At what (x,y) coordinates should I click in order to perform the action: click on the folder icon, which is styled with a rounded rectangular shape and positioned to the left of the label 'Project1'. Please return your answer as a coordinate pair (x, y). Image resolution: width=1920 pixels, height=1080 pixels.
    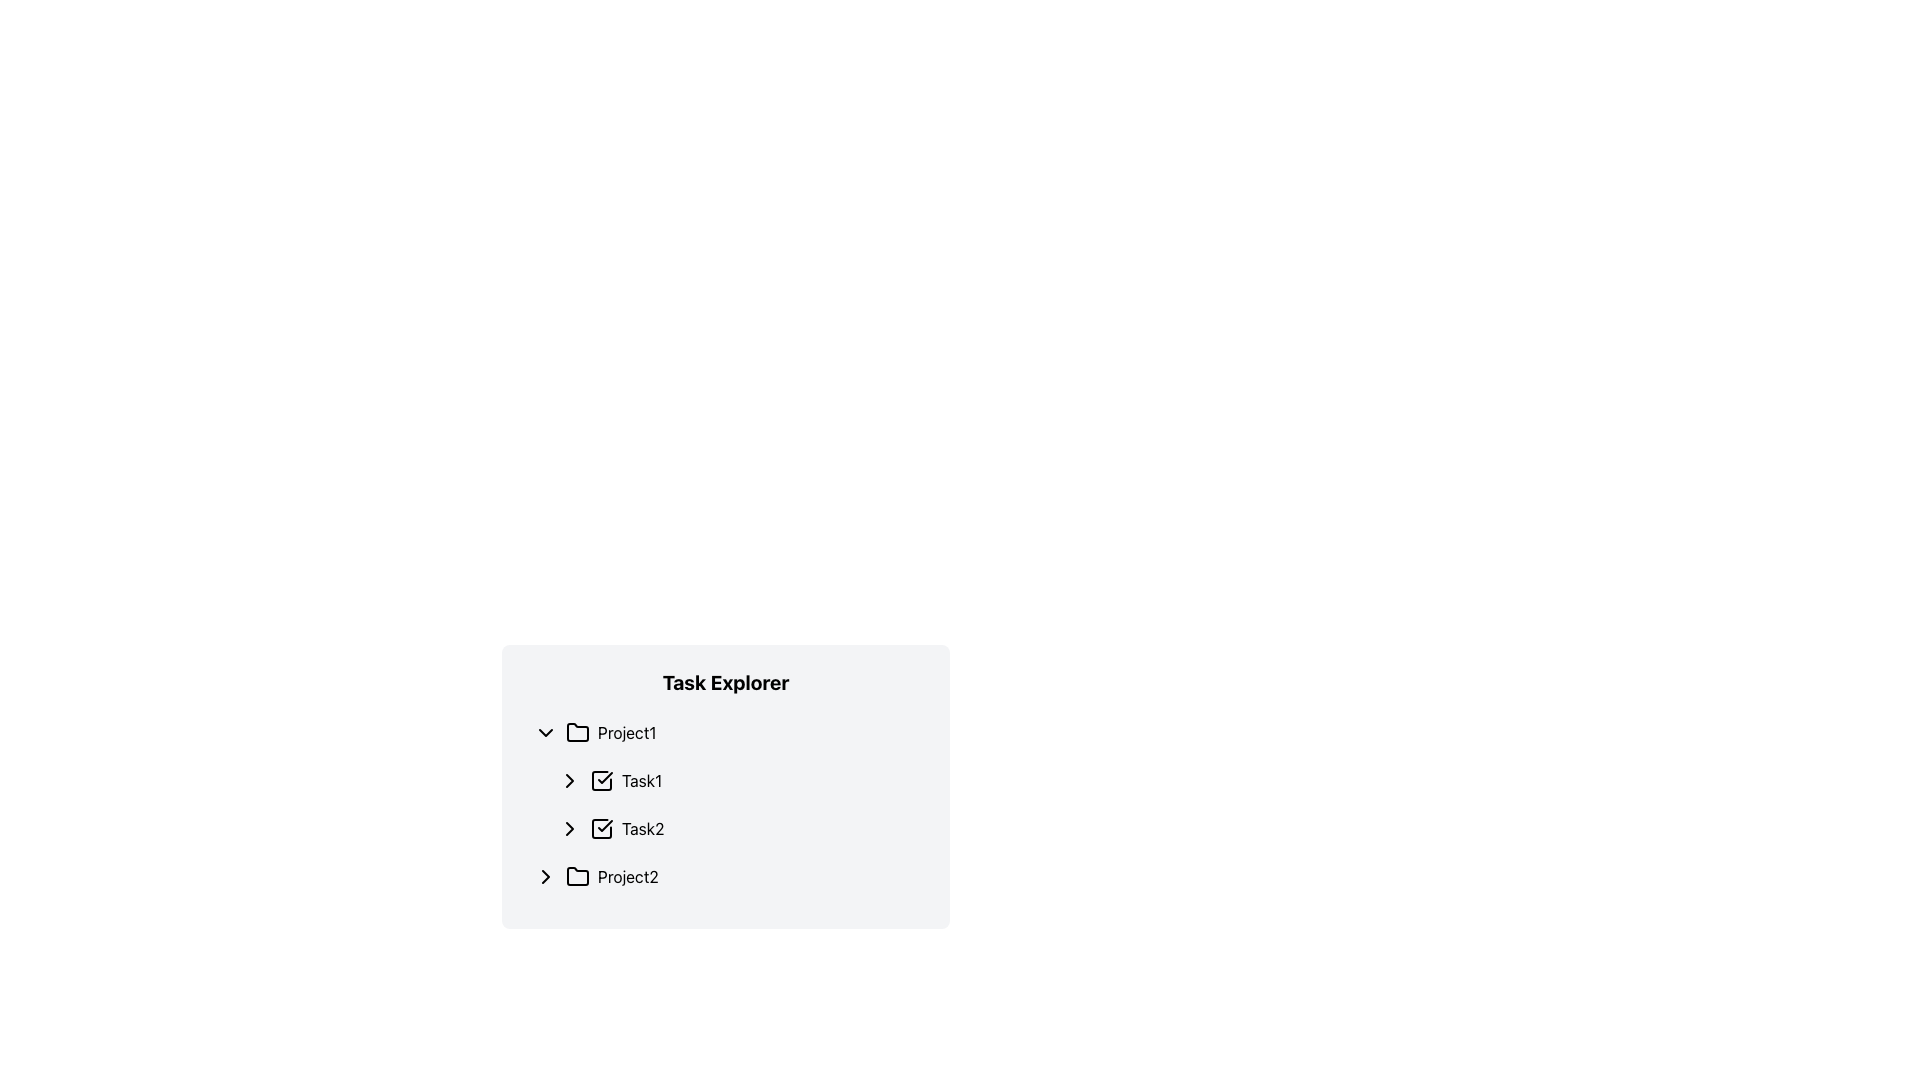
    Looking at the image, I should click on (576, 732).